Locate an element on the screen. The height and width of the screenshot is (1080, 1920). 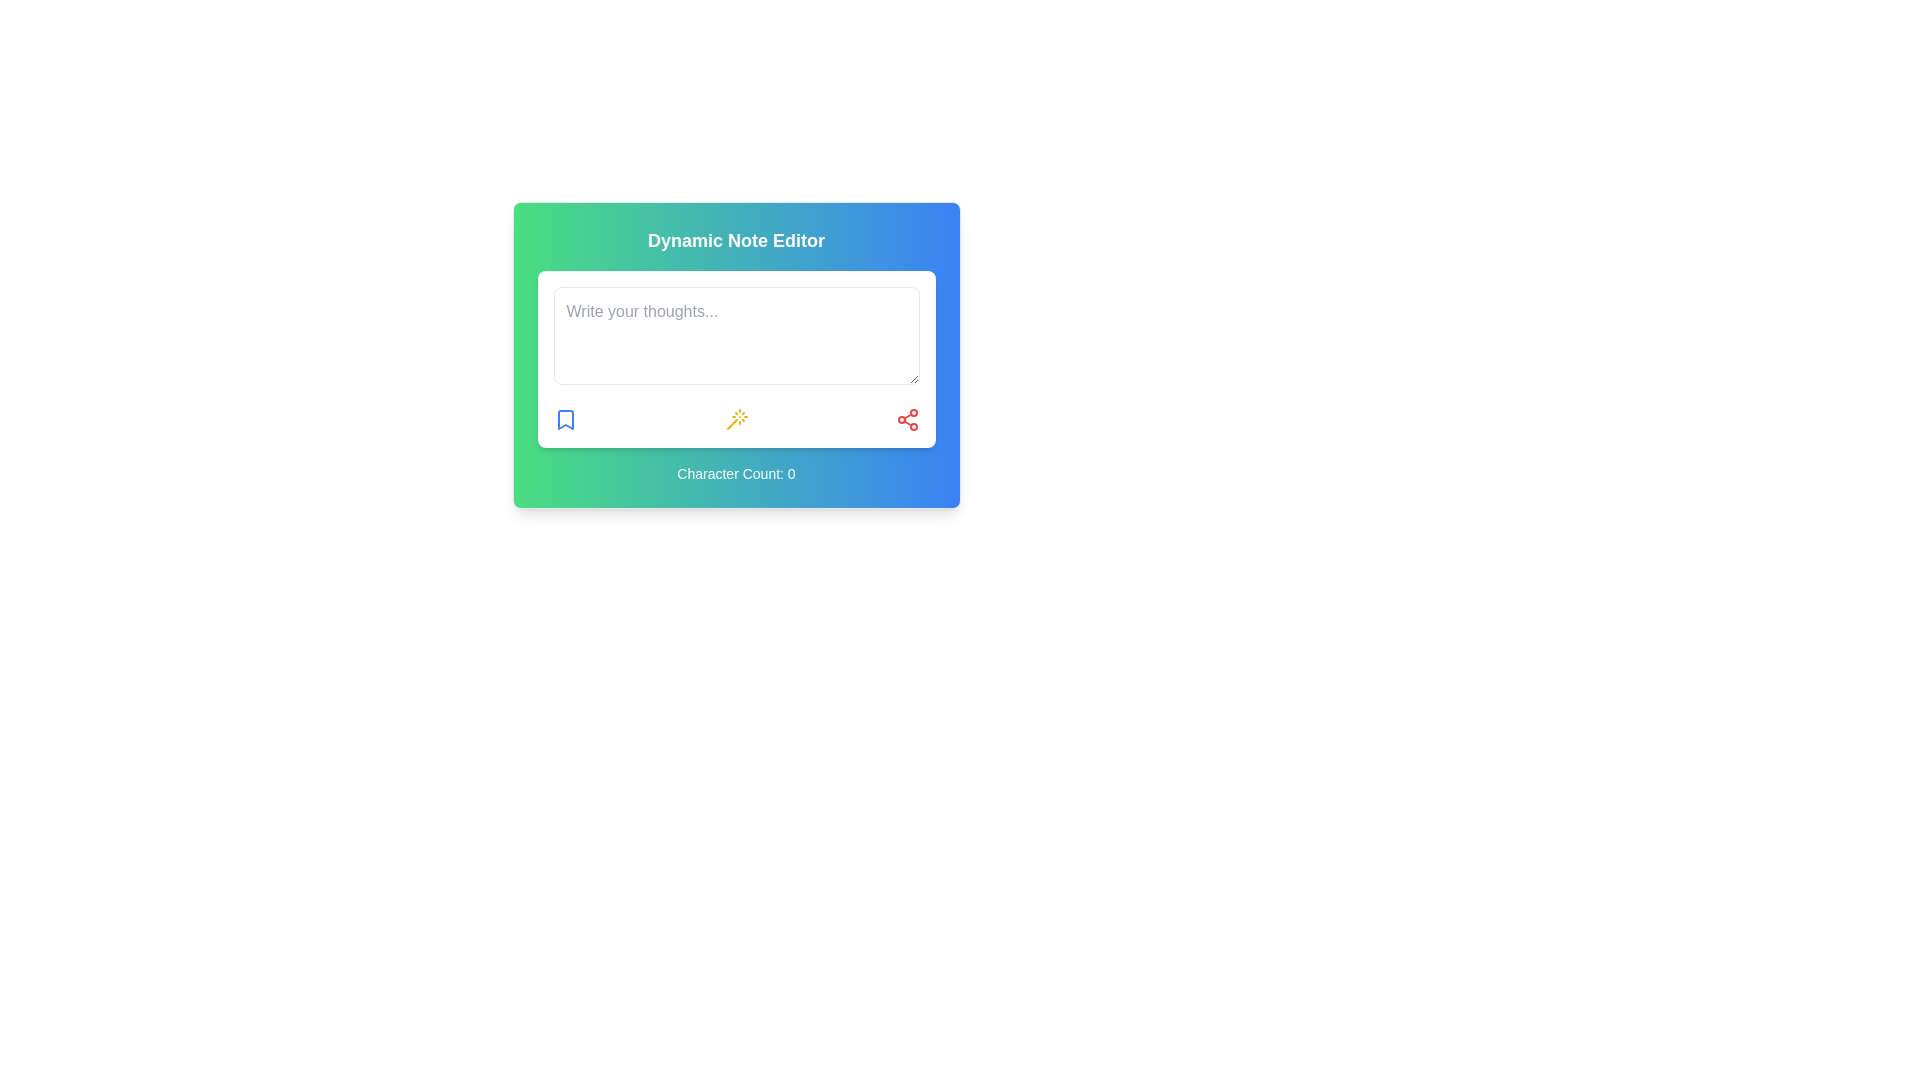
the bookmark icon button located in the lower left corner of the 'Dynamic Note Editor' box is located at coordinates (564, 419).